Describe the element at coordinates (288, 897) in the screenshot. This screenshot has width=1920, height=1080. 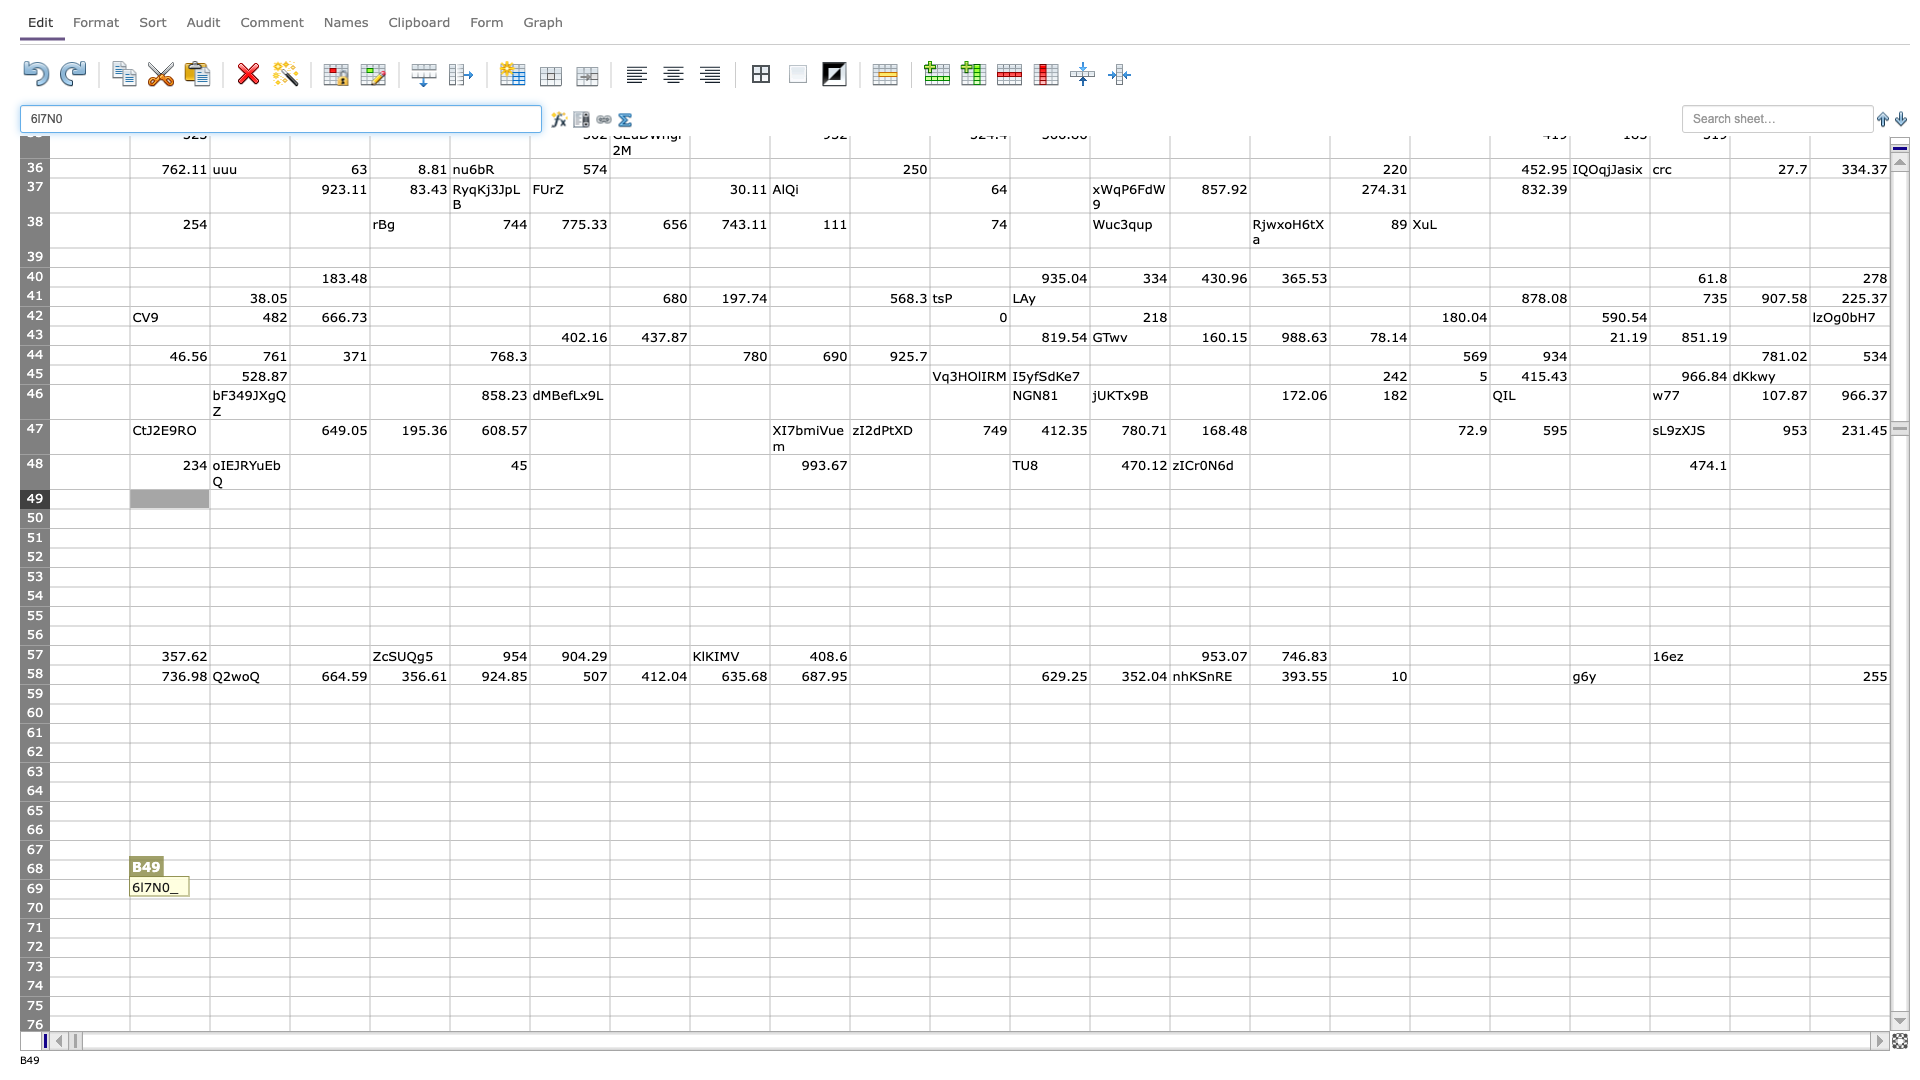
I see `bottom right corner of cell C69` at that location.